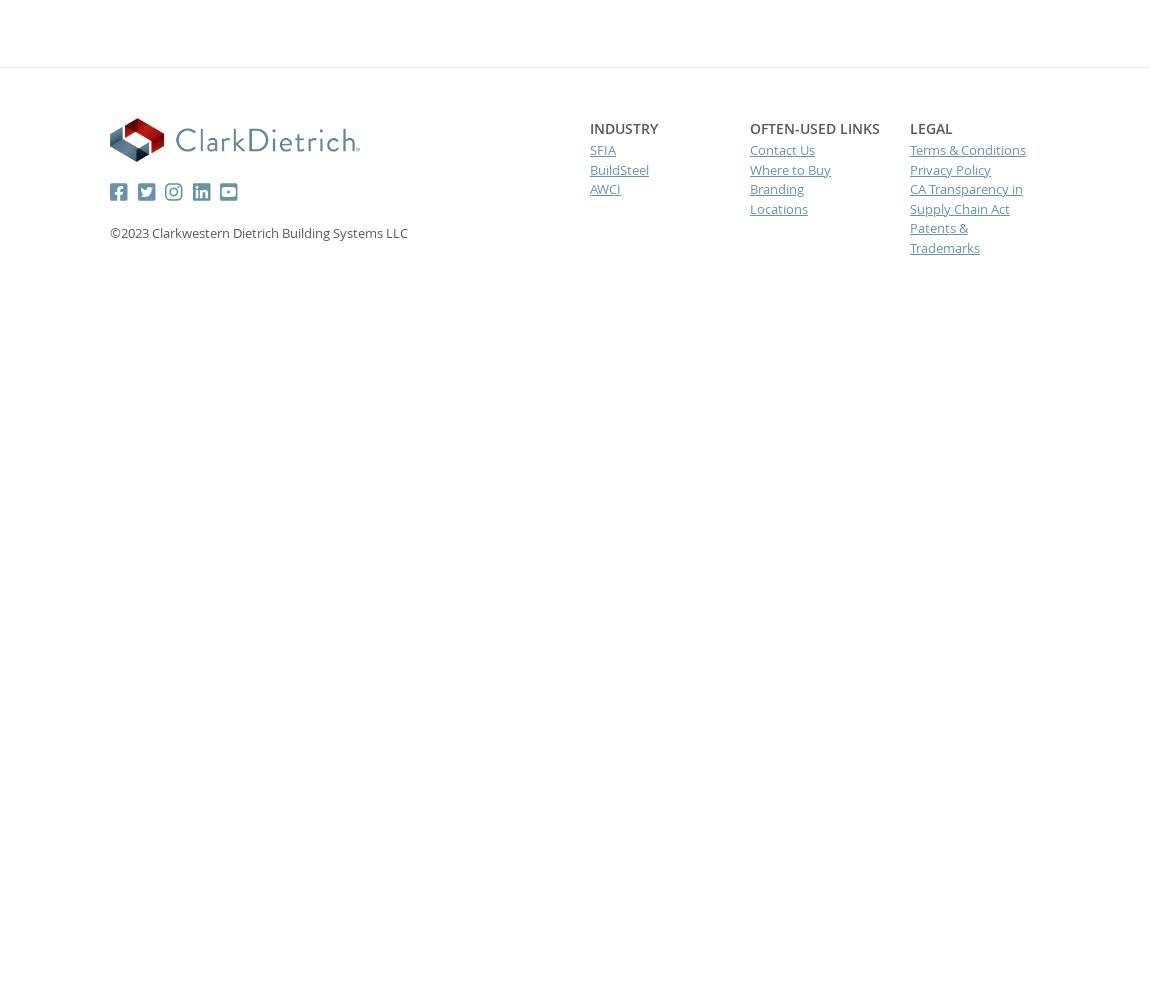  Describe the element at coordinates (257, 231) in the screenshot. I see `'©2023 Clarkwestern Dietrich Building Systems LLC'` at that location.